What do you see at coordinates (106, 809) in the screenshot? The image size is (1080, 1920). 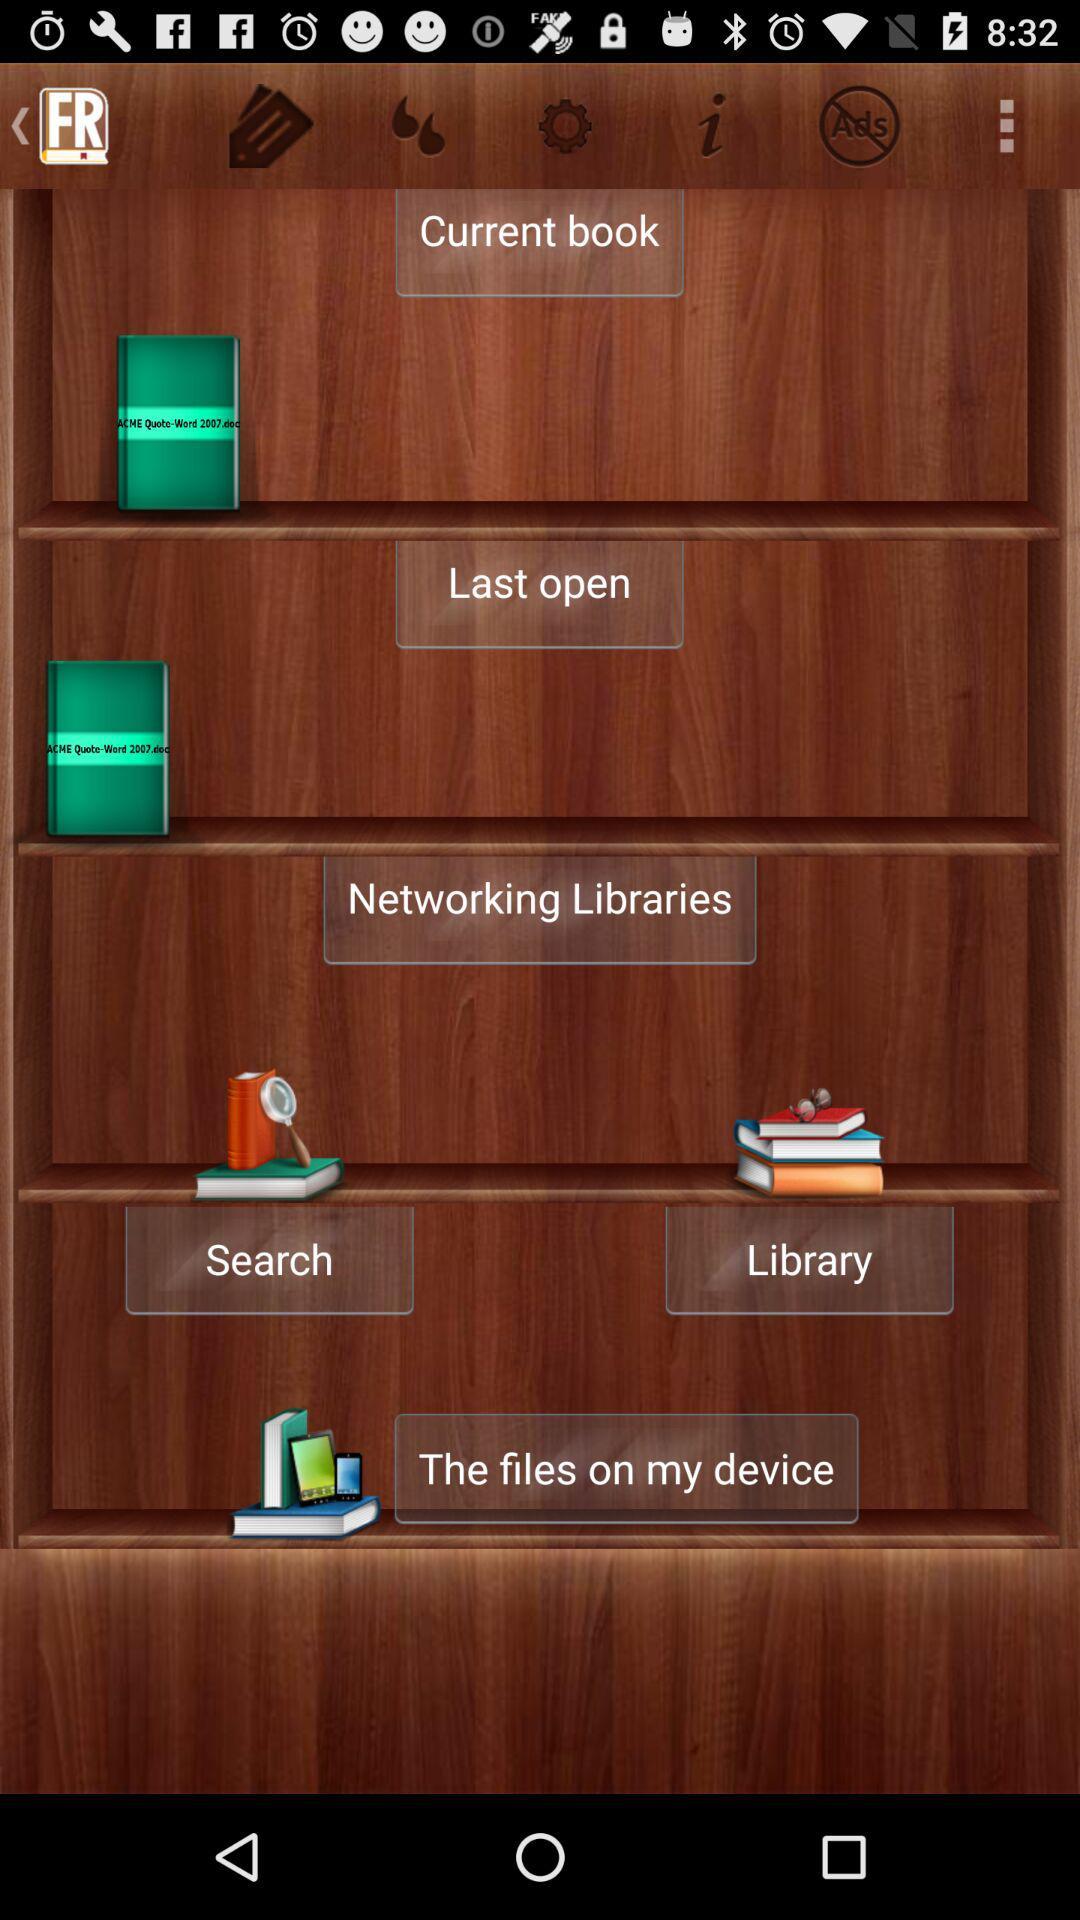 I see `the book icon` at bounding box center [106, 809].